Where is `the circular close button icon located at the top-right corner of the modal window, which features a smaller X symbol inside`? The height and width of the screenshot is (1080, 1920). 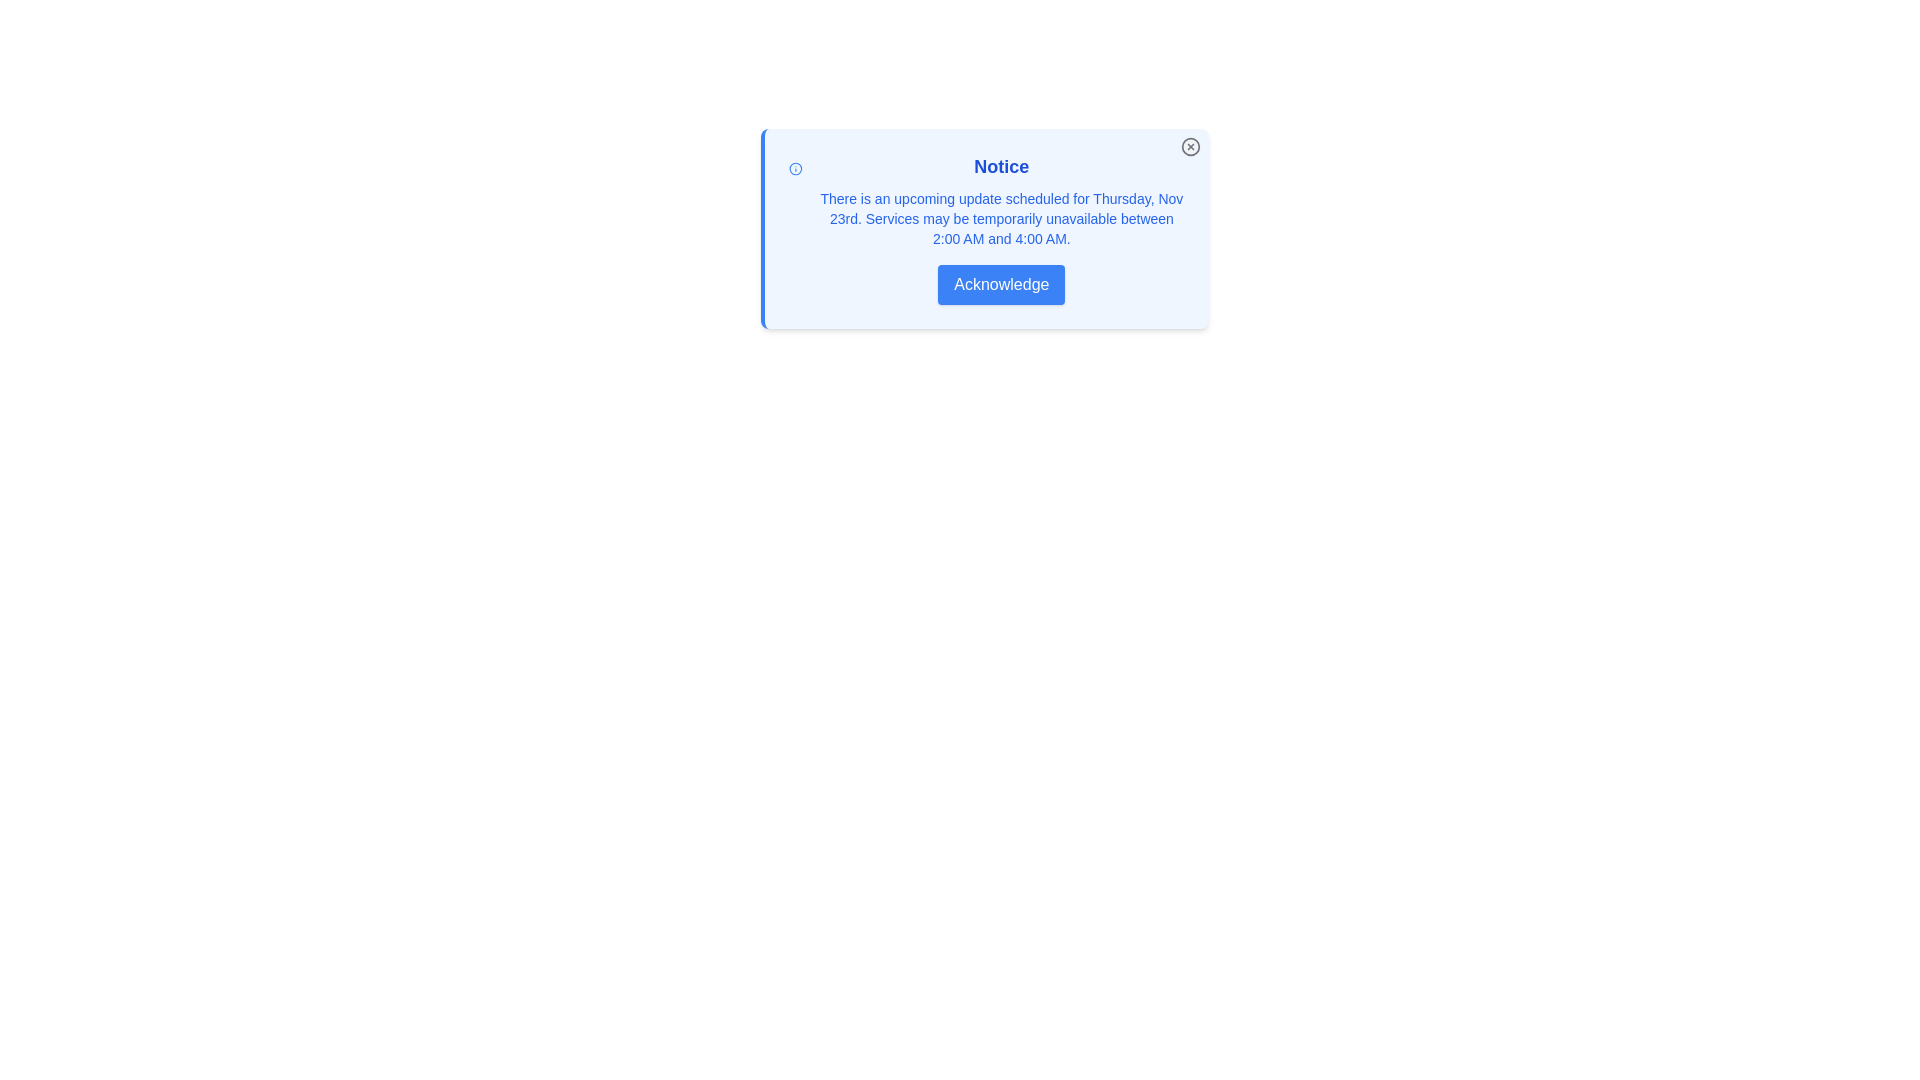 the circular close button icon located at the top-right corner of the modal window, which features a smaller X symbol inside is located at coordinates (1190, 145).